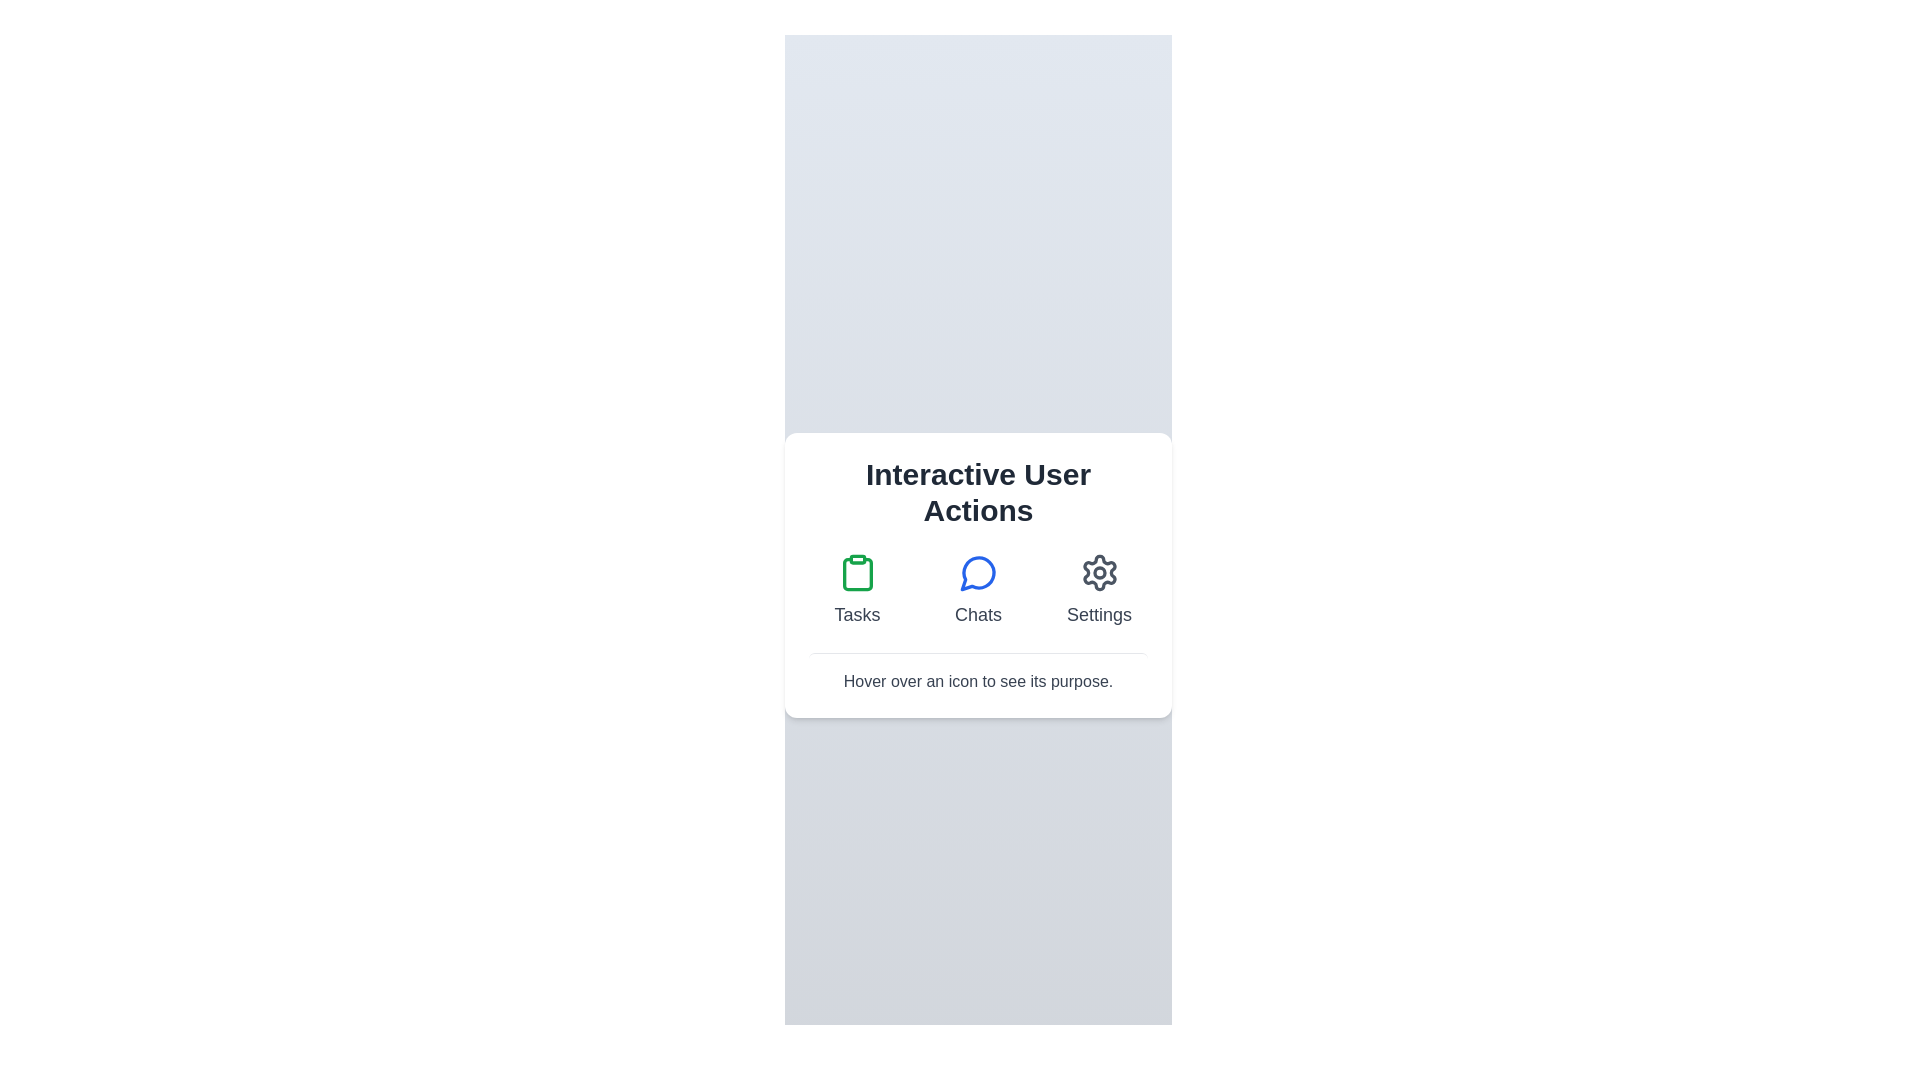 This screenshot has height=1080, width=1920. I want to click on the settings icon, which is a gray gear shape with a bold 'Settings' label beneath it, located at the leftmost position in the bottom horizontal action bar, so click(1098, 572).